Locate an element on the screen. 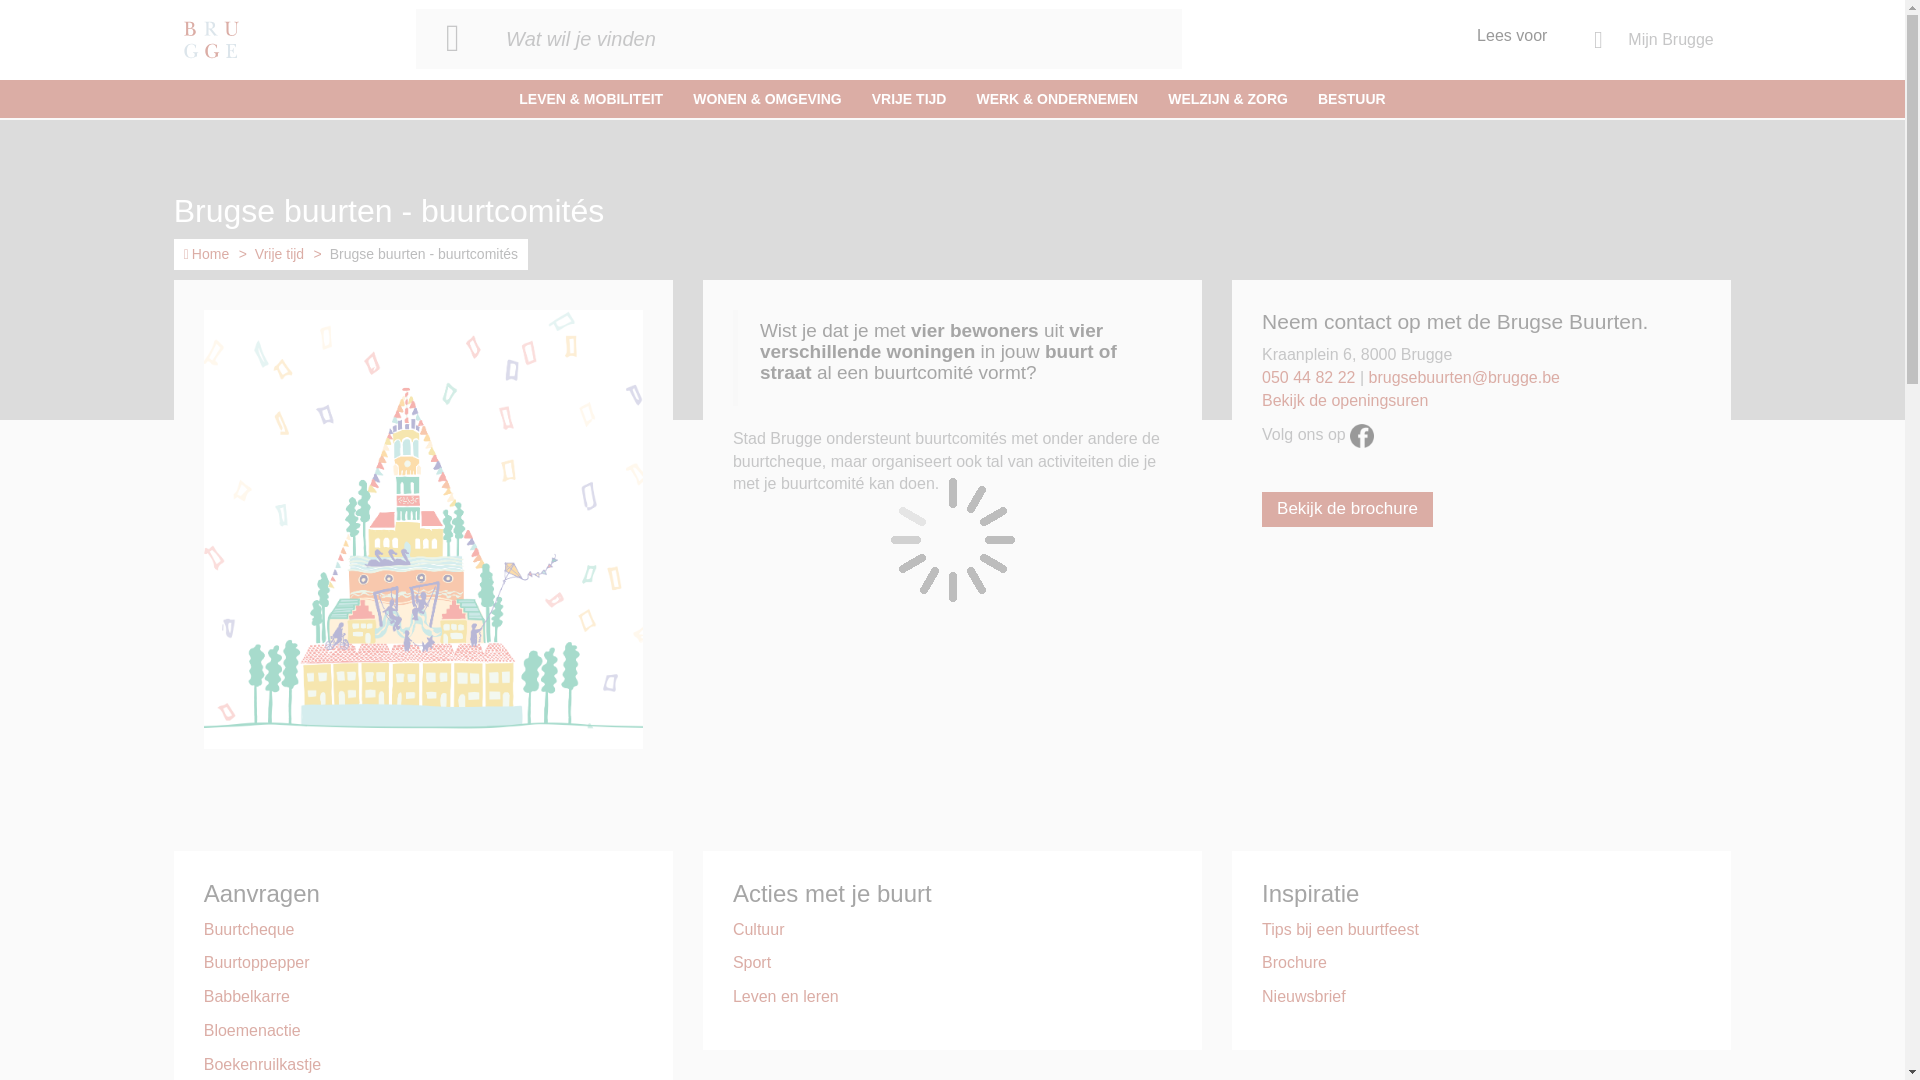 The width and height of the screenshot is (1920, 1080). 'Brochure' is located at coordinates (1294, 961).